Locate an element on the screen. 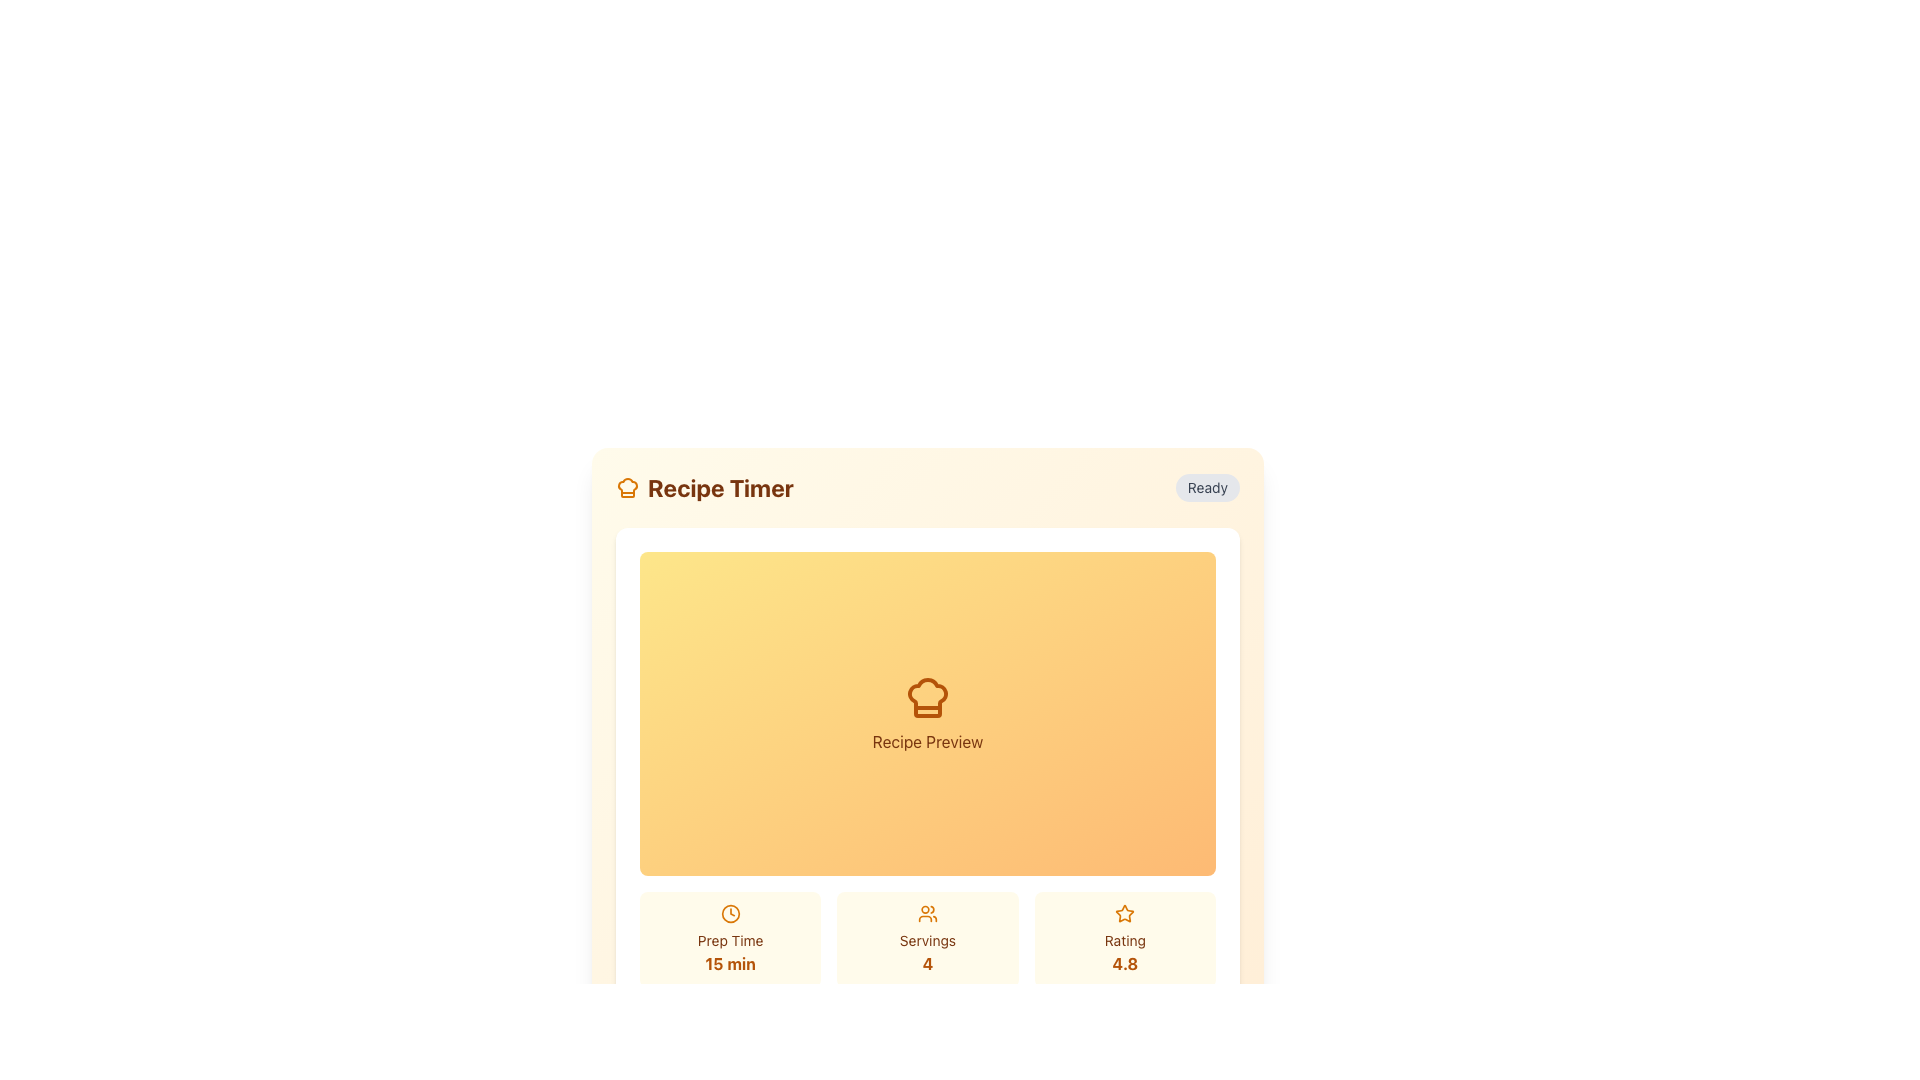 The image size is (1920, 1080). the cooking or recipe symbol icon located centrally below the title 'Recipe Timer' in the recipe-related interface is located at coordinates (627, 488).